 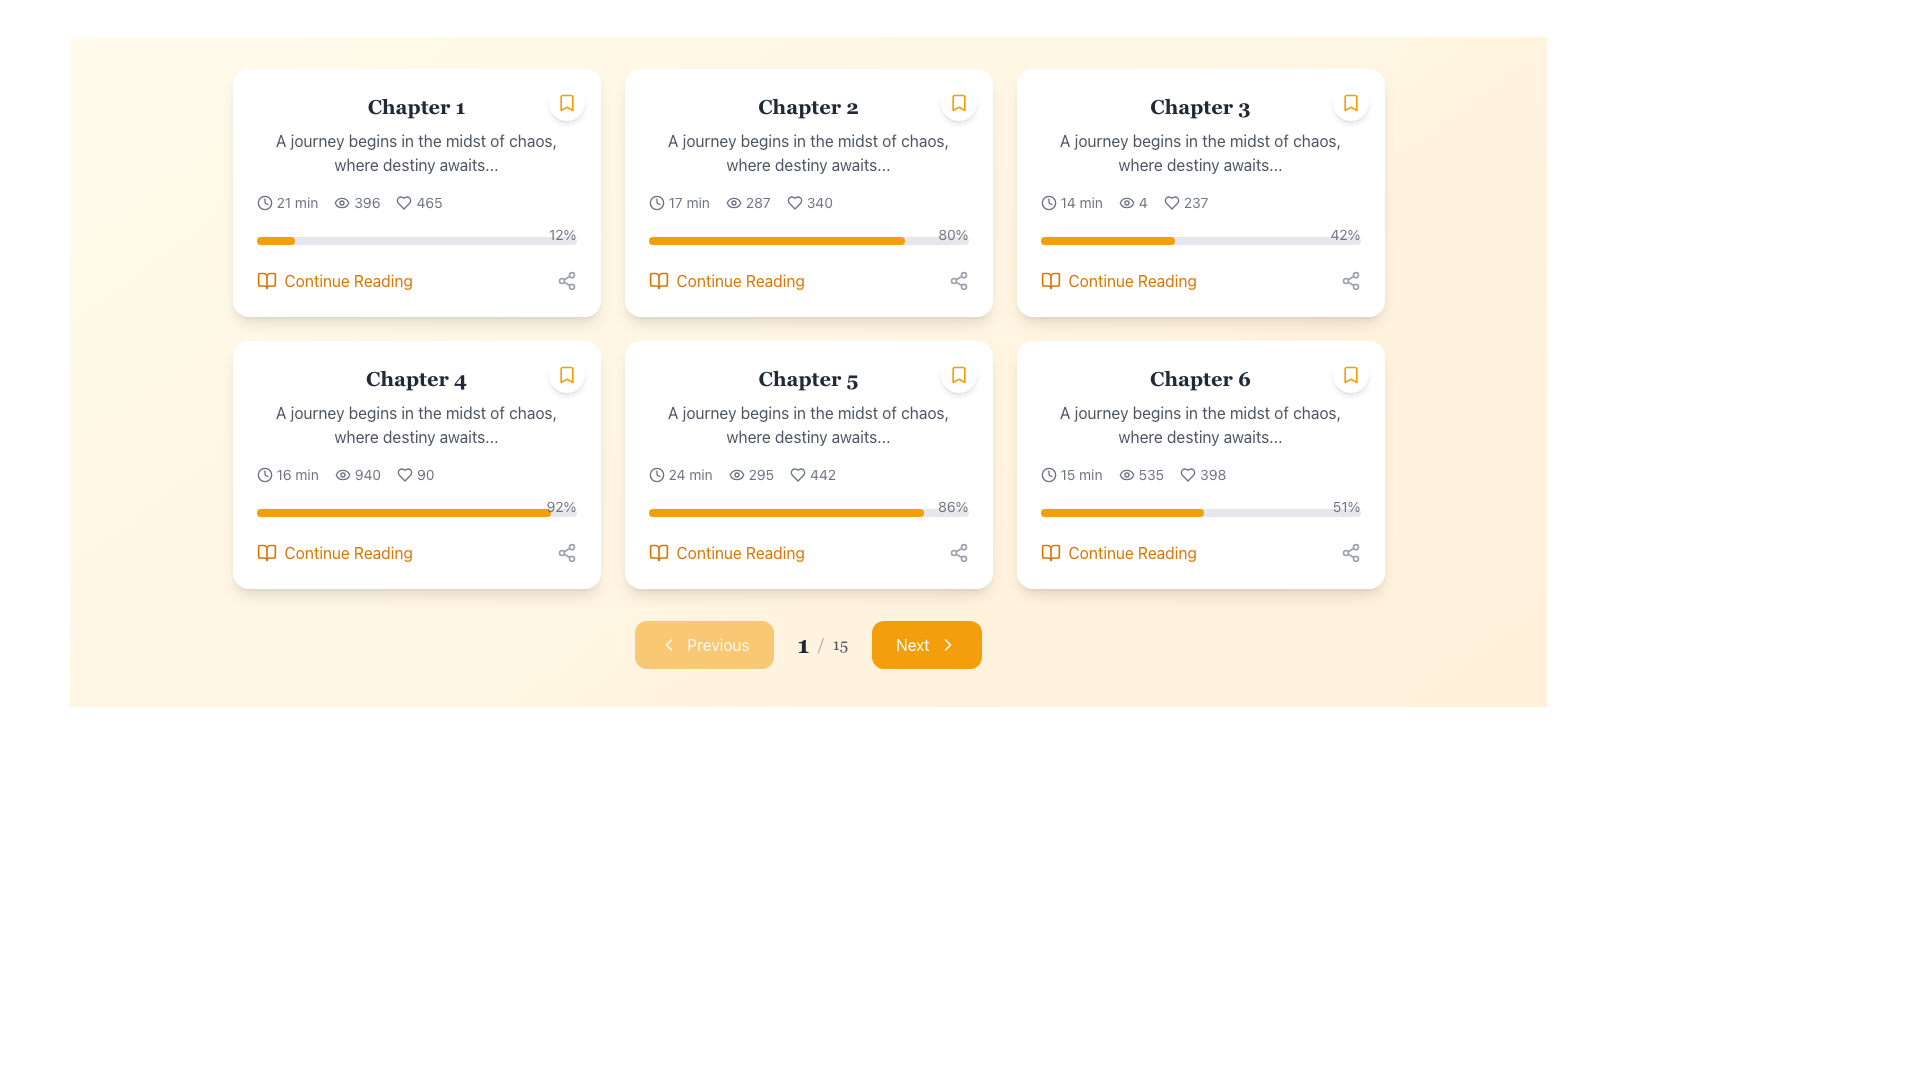 What do you see at coordinates (565, 103) in the screenshot?
I see `the bookmarking icon located in the top-right corner of the 'Chapter 1' card` at bounding box center [565, 103].